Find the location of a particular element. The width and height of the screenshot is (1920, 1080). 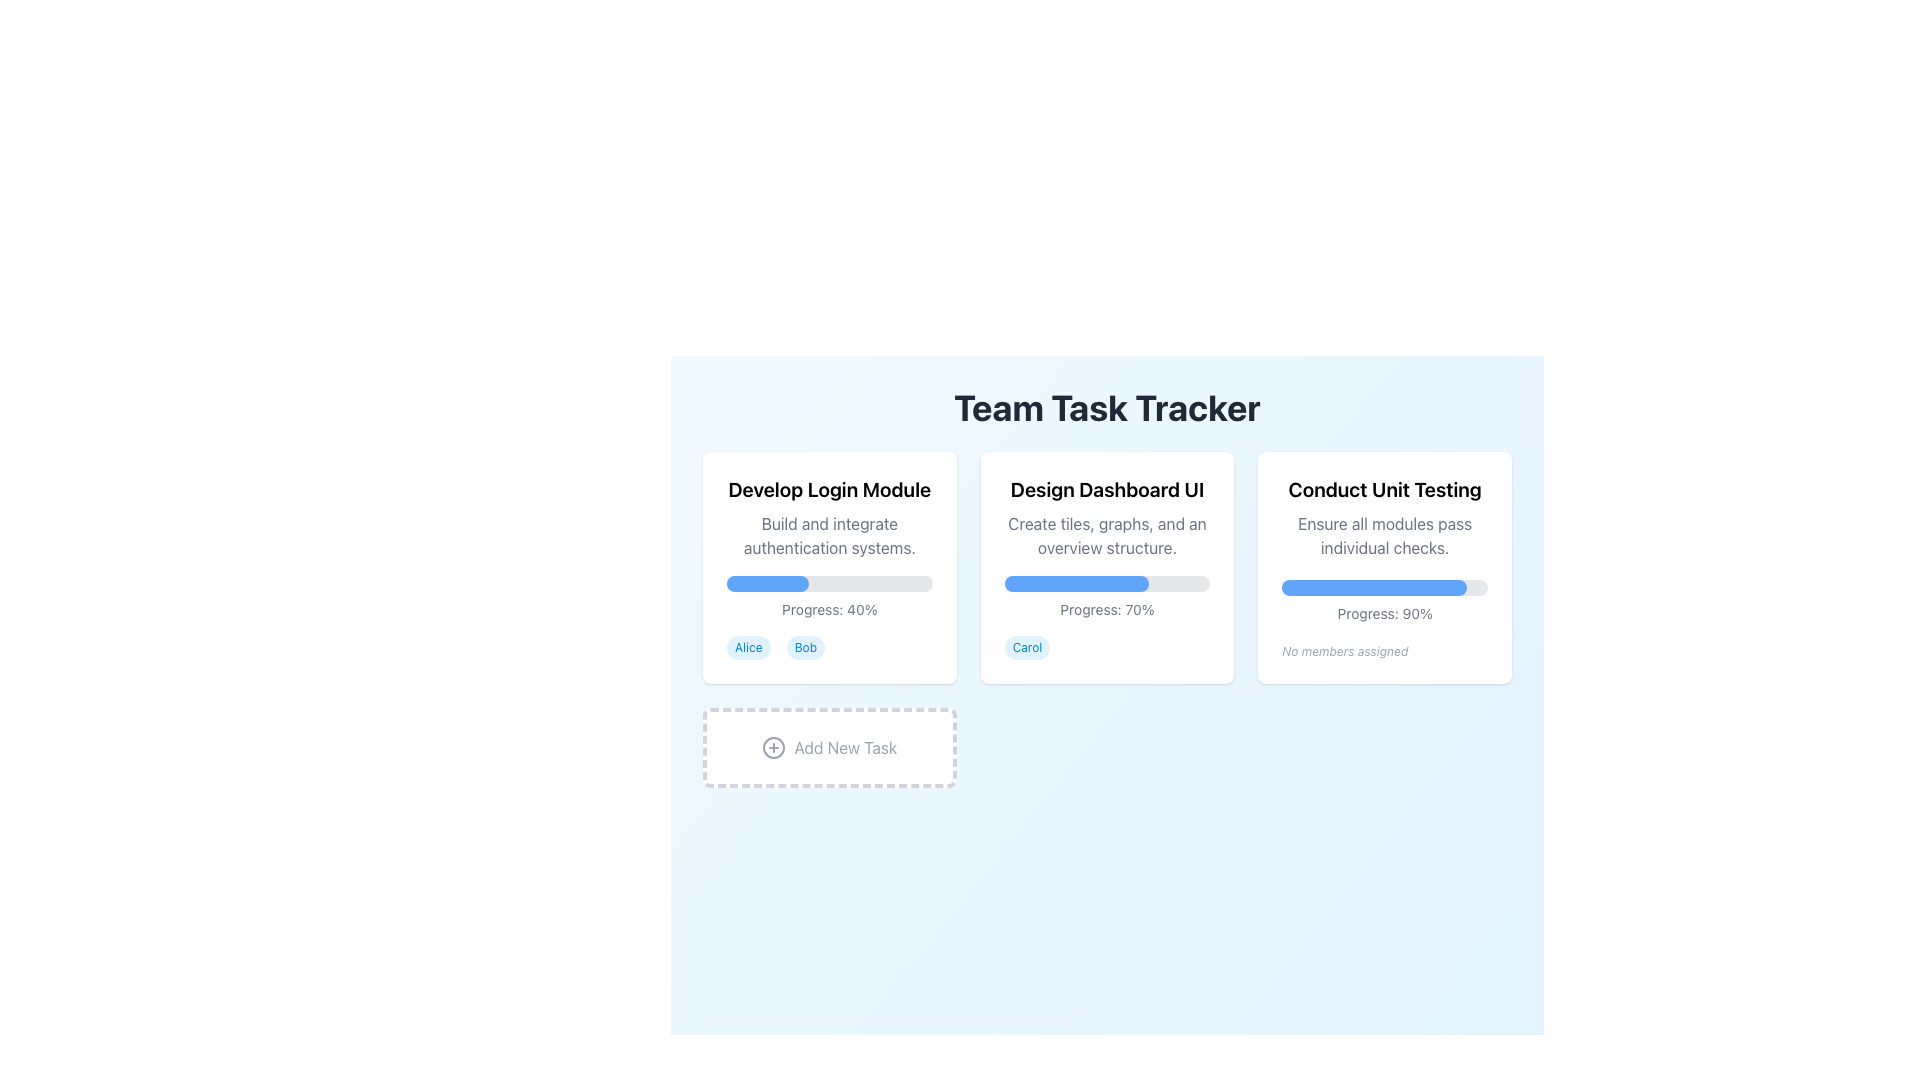

title text of the second card, which indicates the main subject or task represented by this card, positioned at the top of the card is located at coordinates (1106, 489).